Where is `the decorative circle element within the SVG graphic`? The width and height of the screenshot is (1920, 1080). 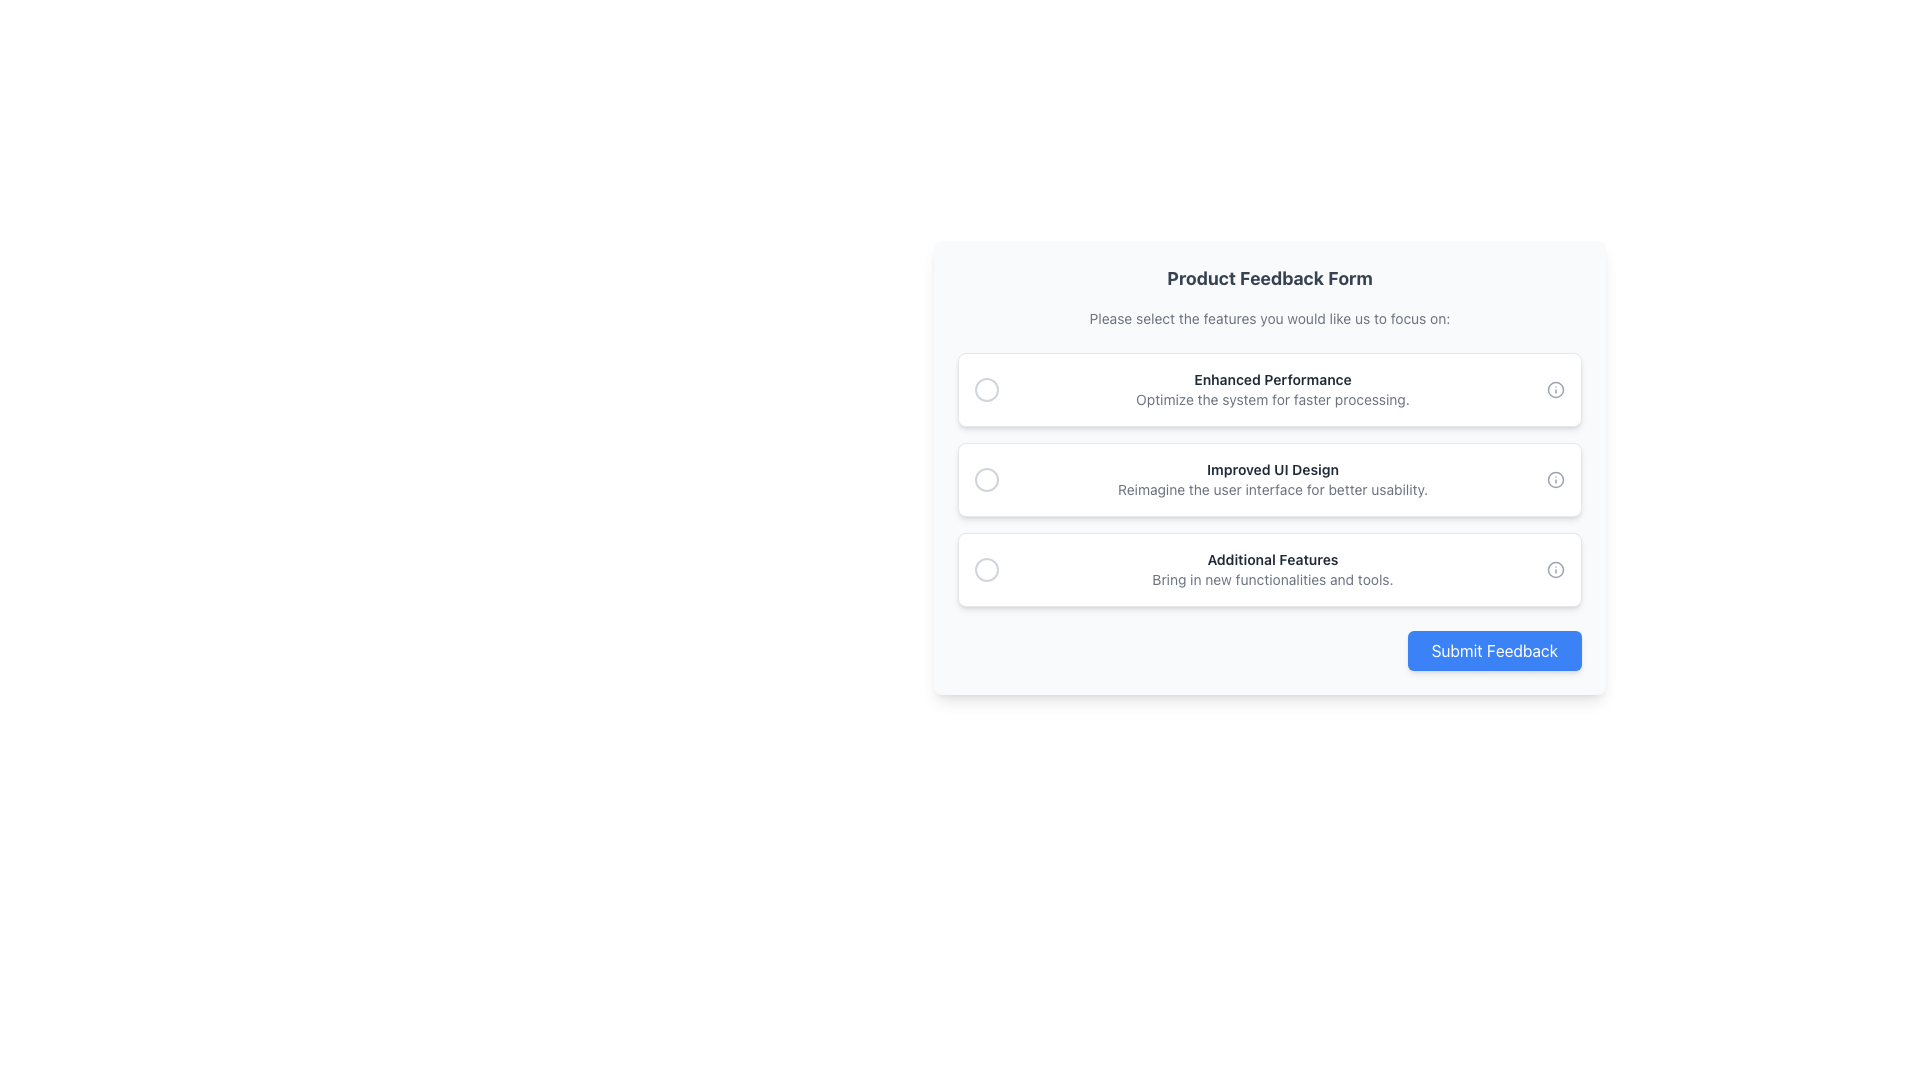
the decorative circle element within the SVG graphic is located at coordinates (1554, 389).